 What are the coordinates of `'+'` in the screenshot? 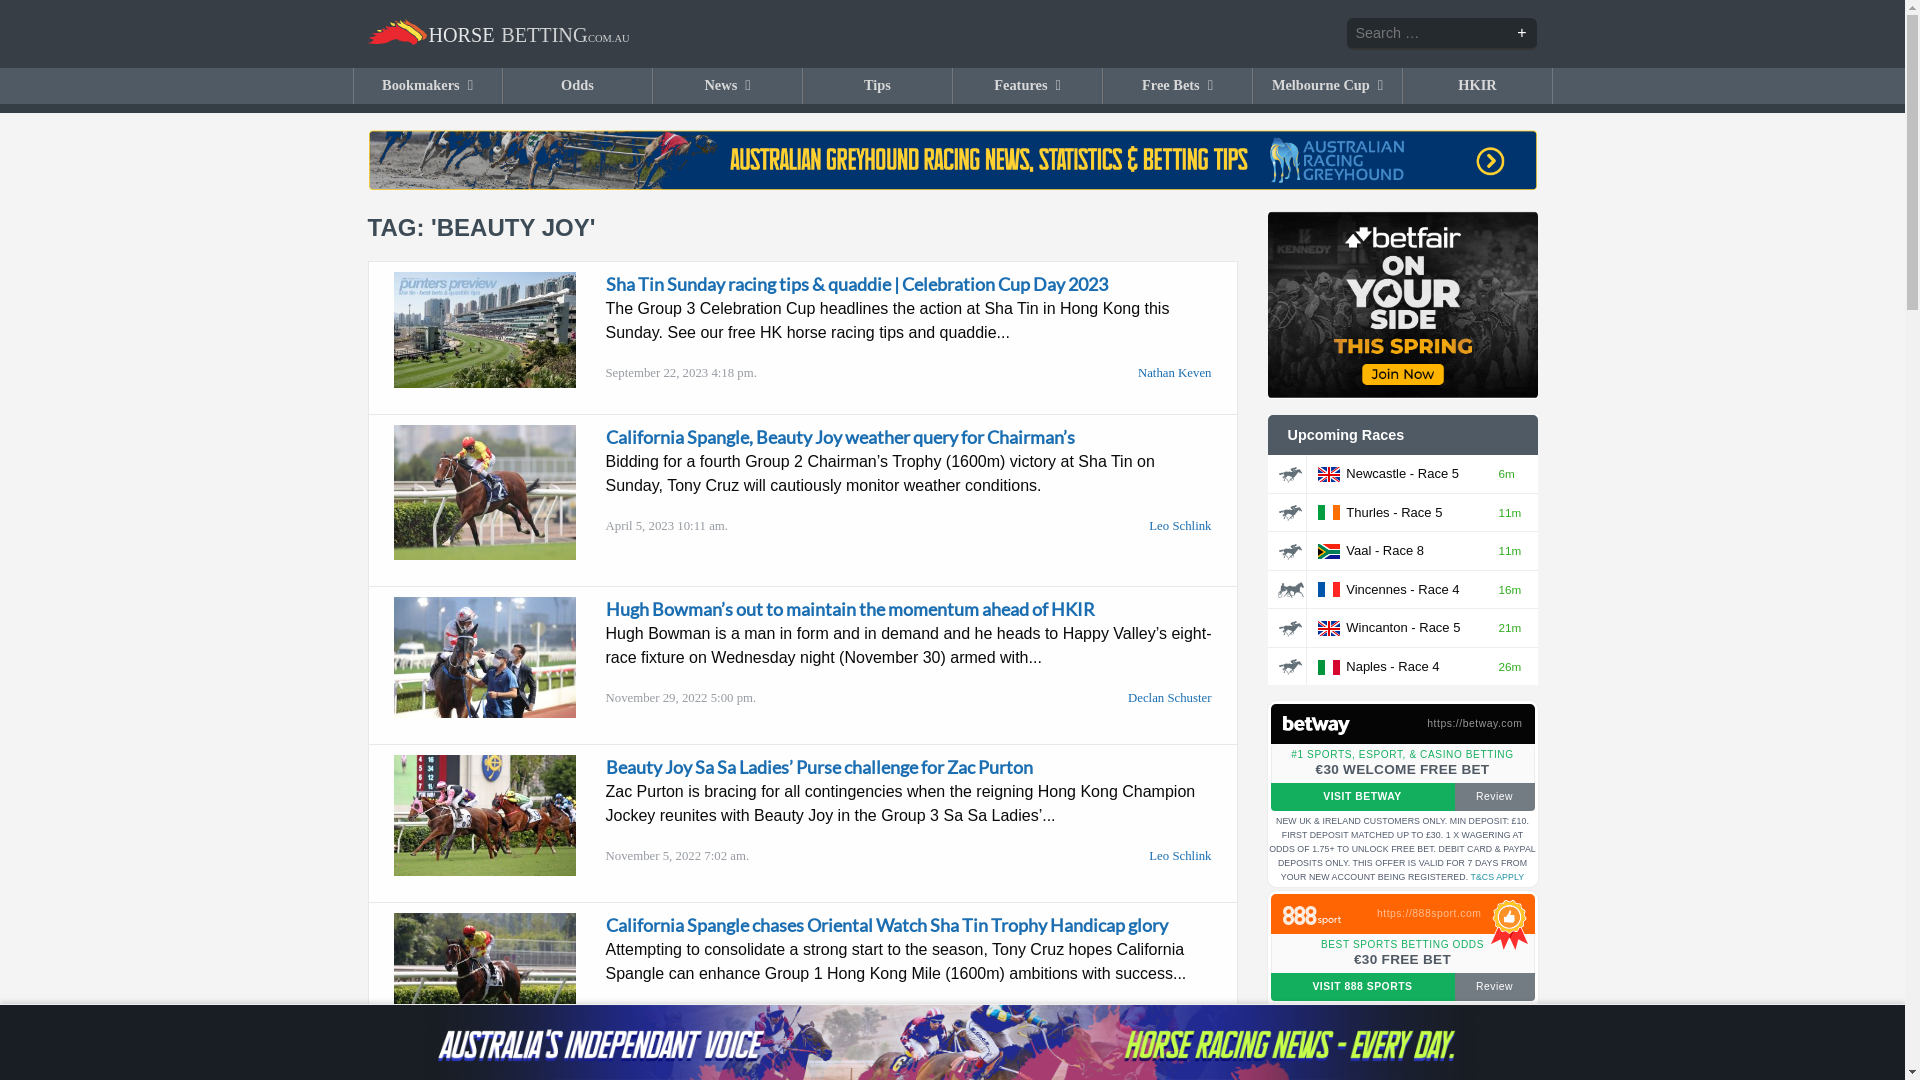 It's located at (1520, 33).